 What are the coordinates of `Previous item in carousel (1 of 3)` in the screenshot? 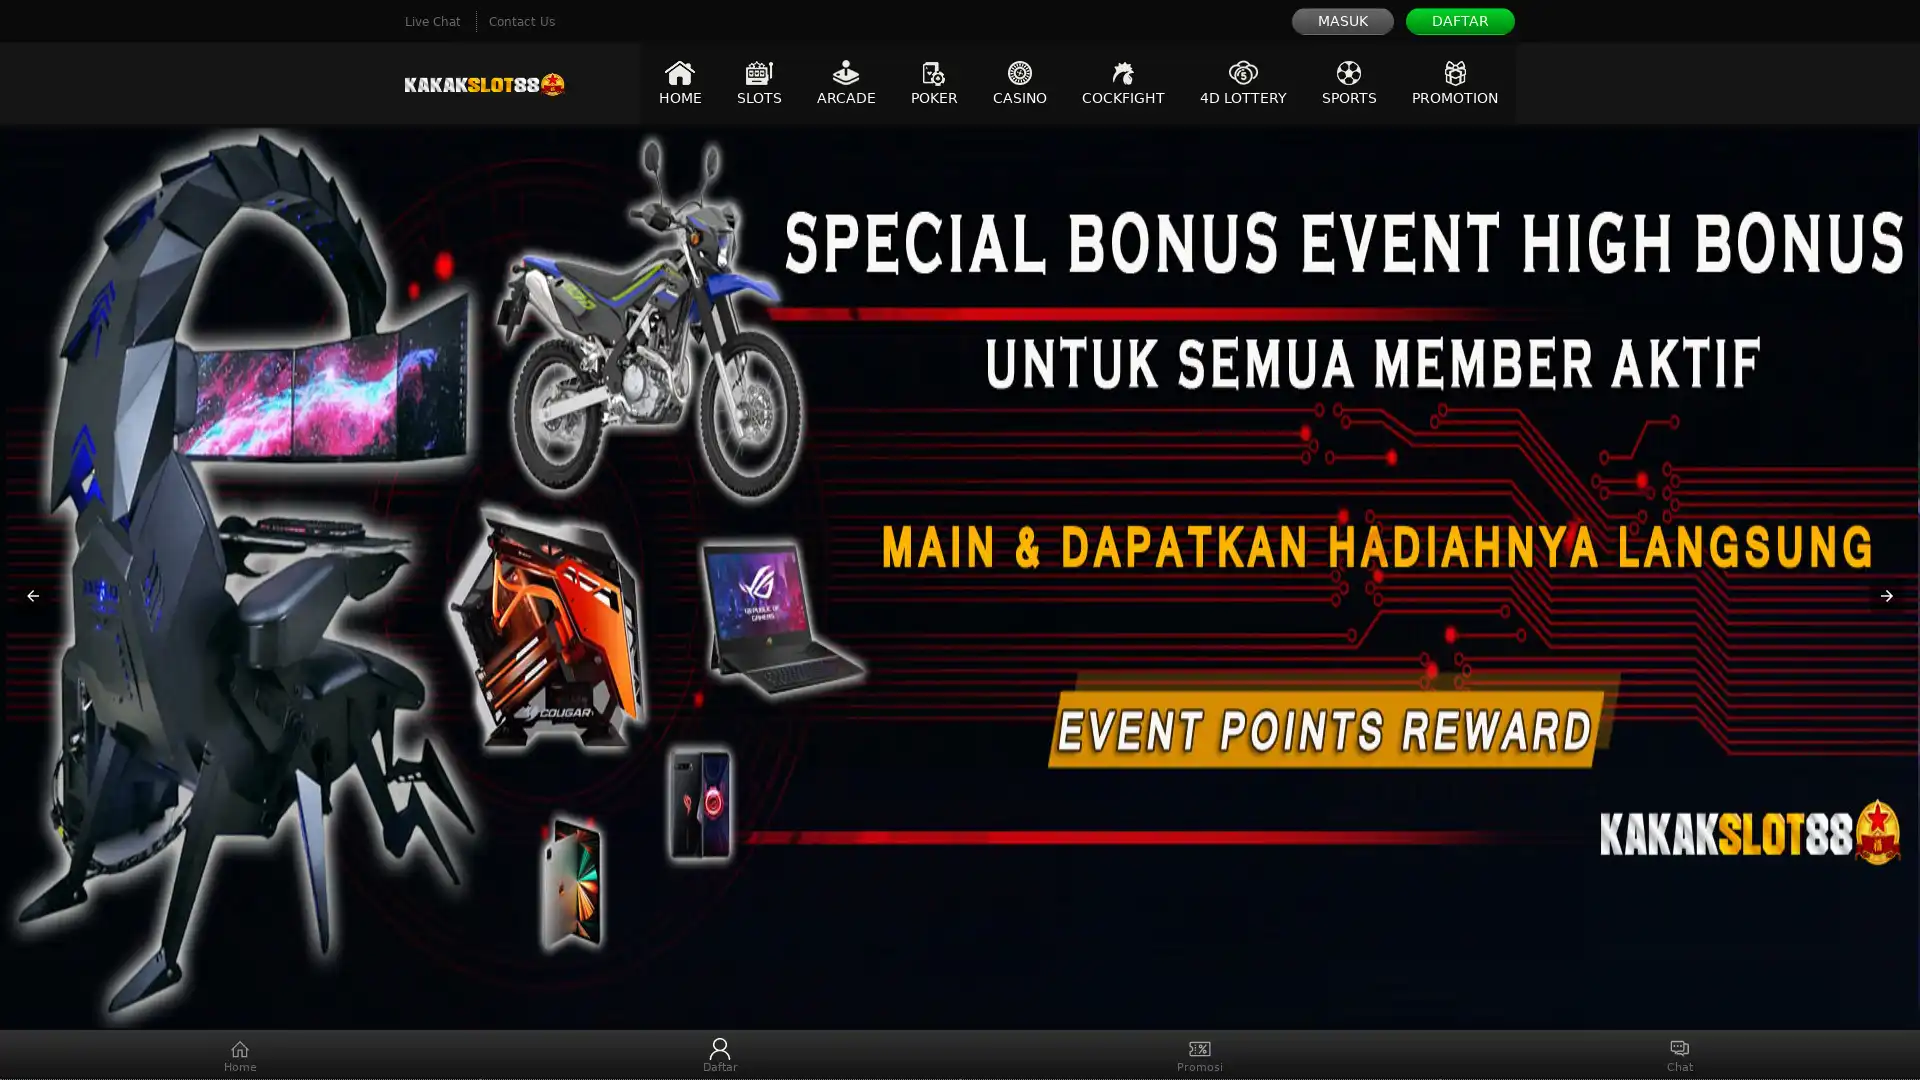 It's located at (33, 596).